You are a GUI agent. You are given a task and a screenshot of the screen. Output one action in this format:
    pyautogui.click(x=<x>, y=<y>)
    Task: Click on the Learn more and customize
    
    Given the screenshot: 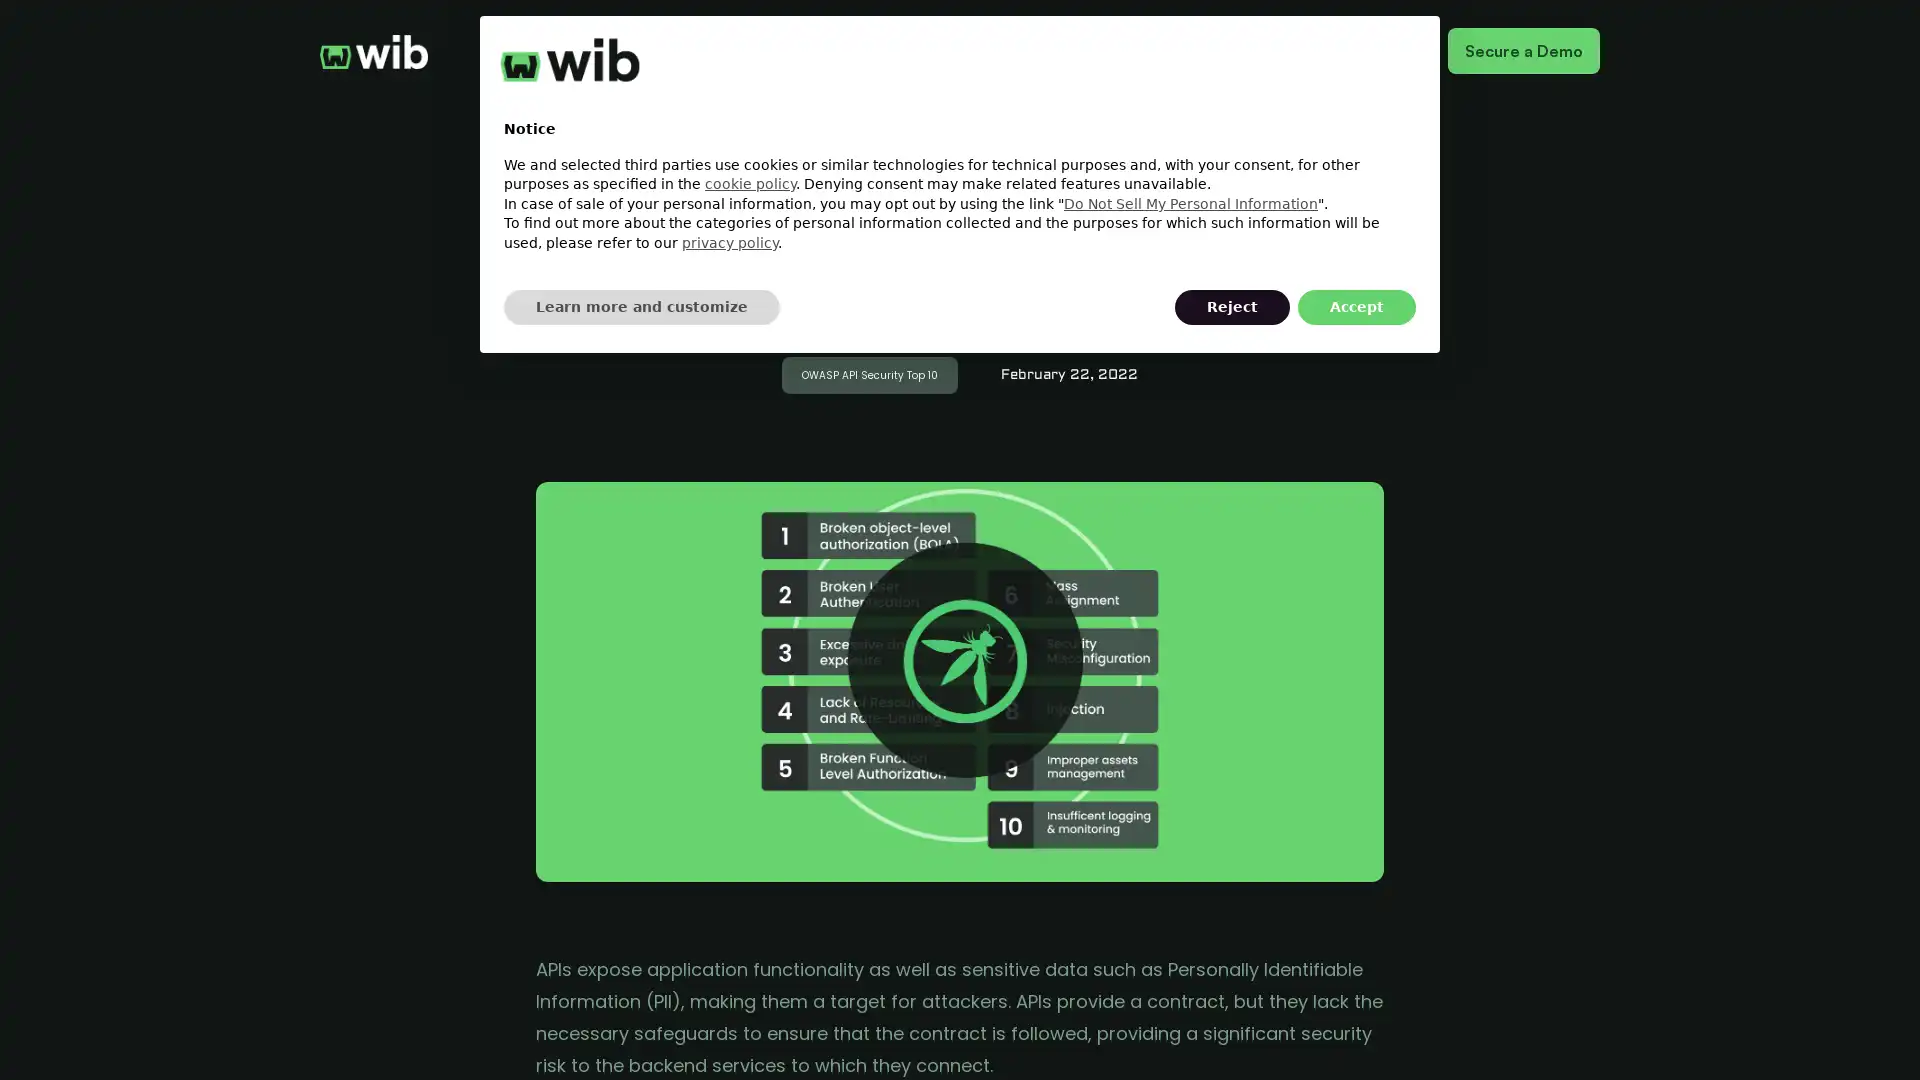 What is the action you would take?
    pyautogui.click(x=642, y=307)
    